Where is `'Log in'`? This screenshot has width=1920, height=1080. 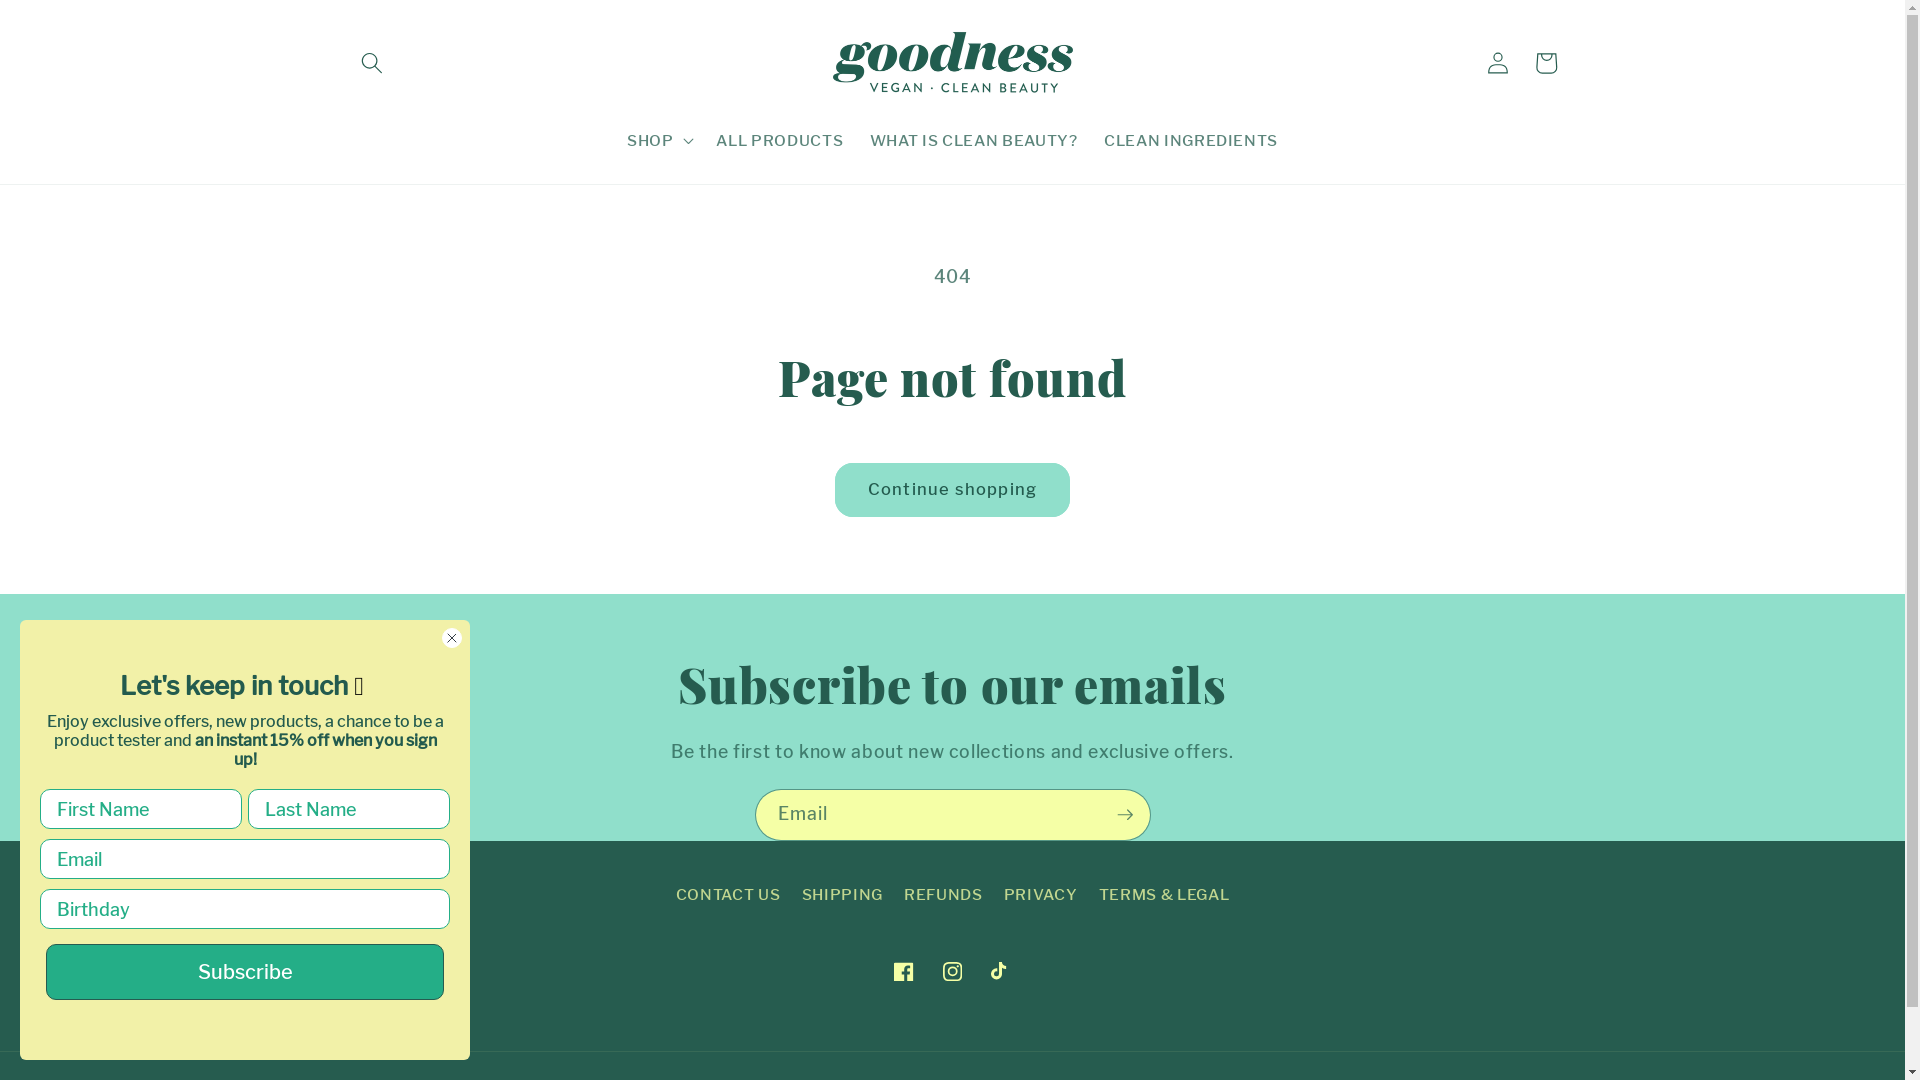 'Log in' is located at coordinates (1497, 61).